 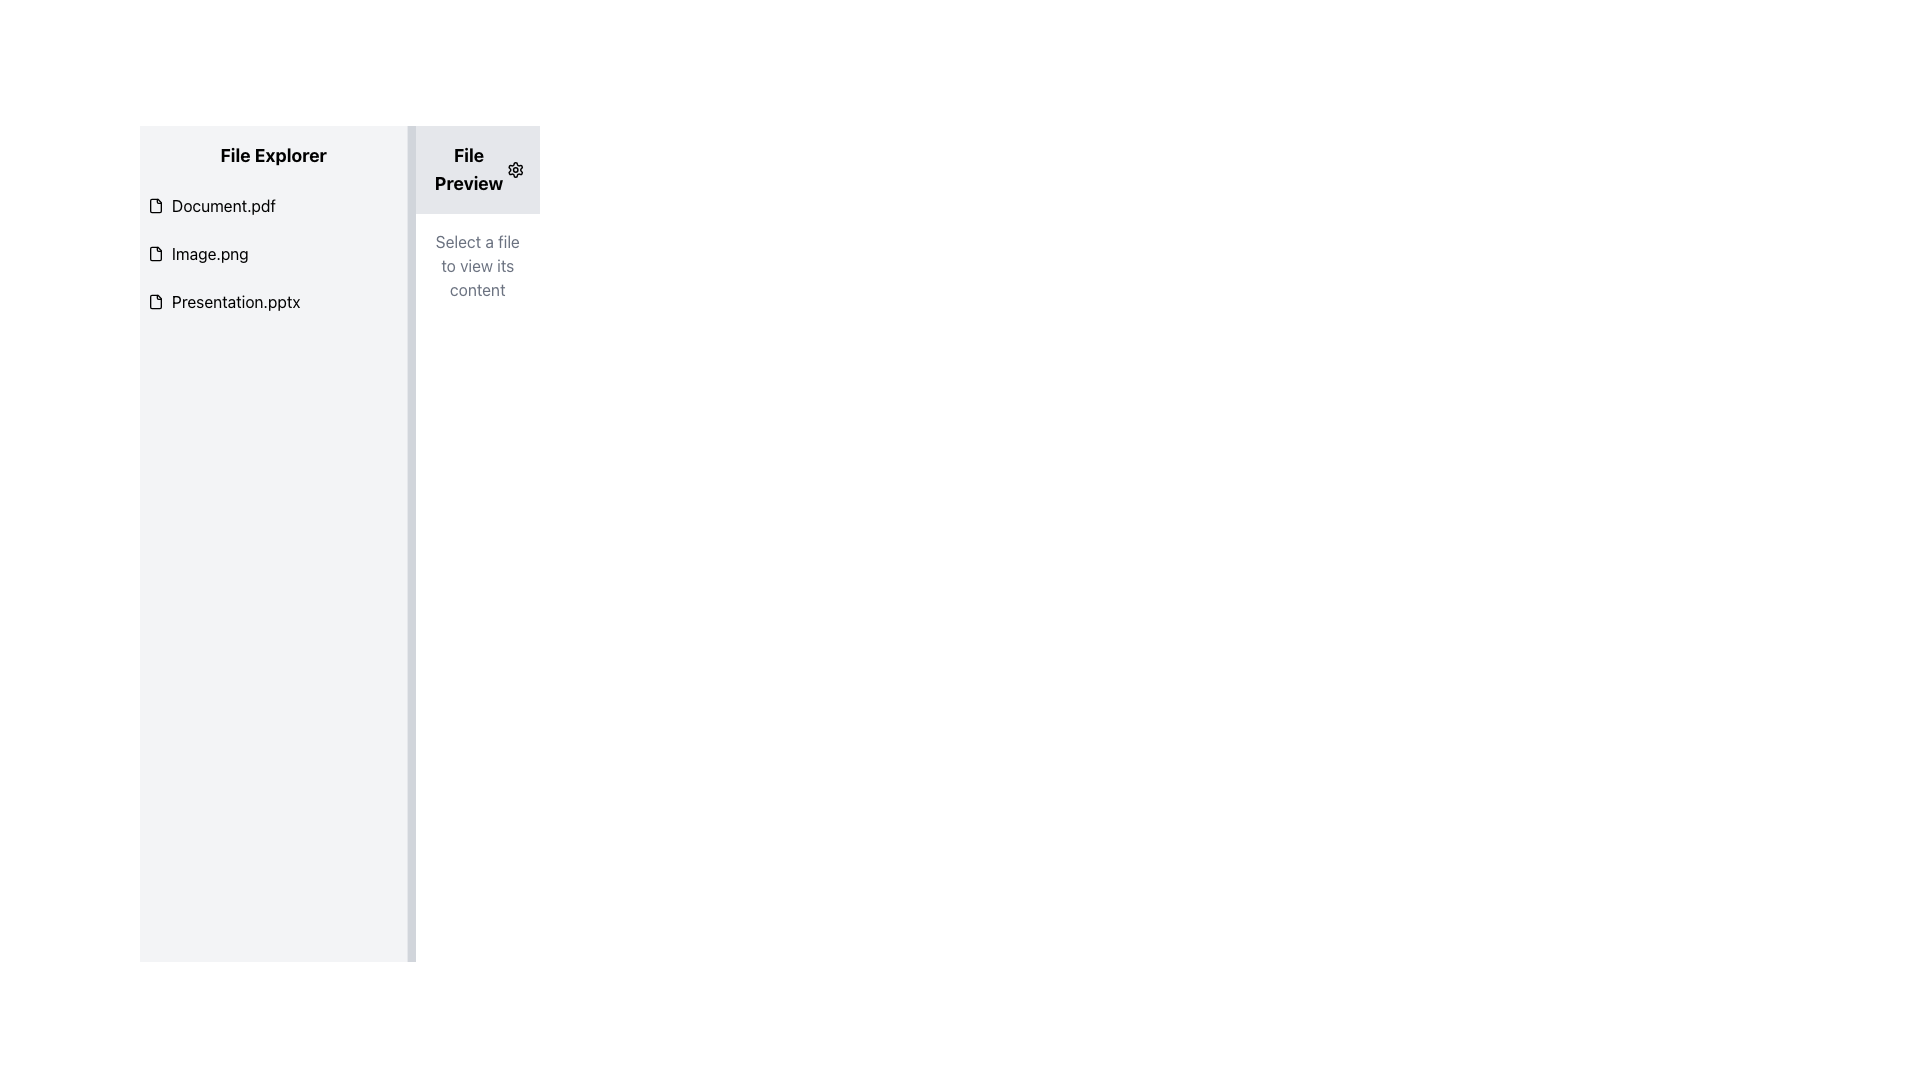 I want to click on the text label for the file named 'Document.pdf', so click(x=224, y=205).